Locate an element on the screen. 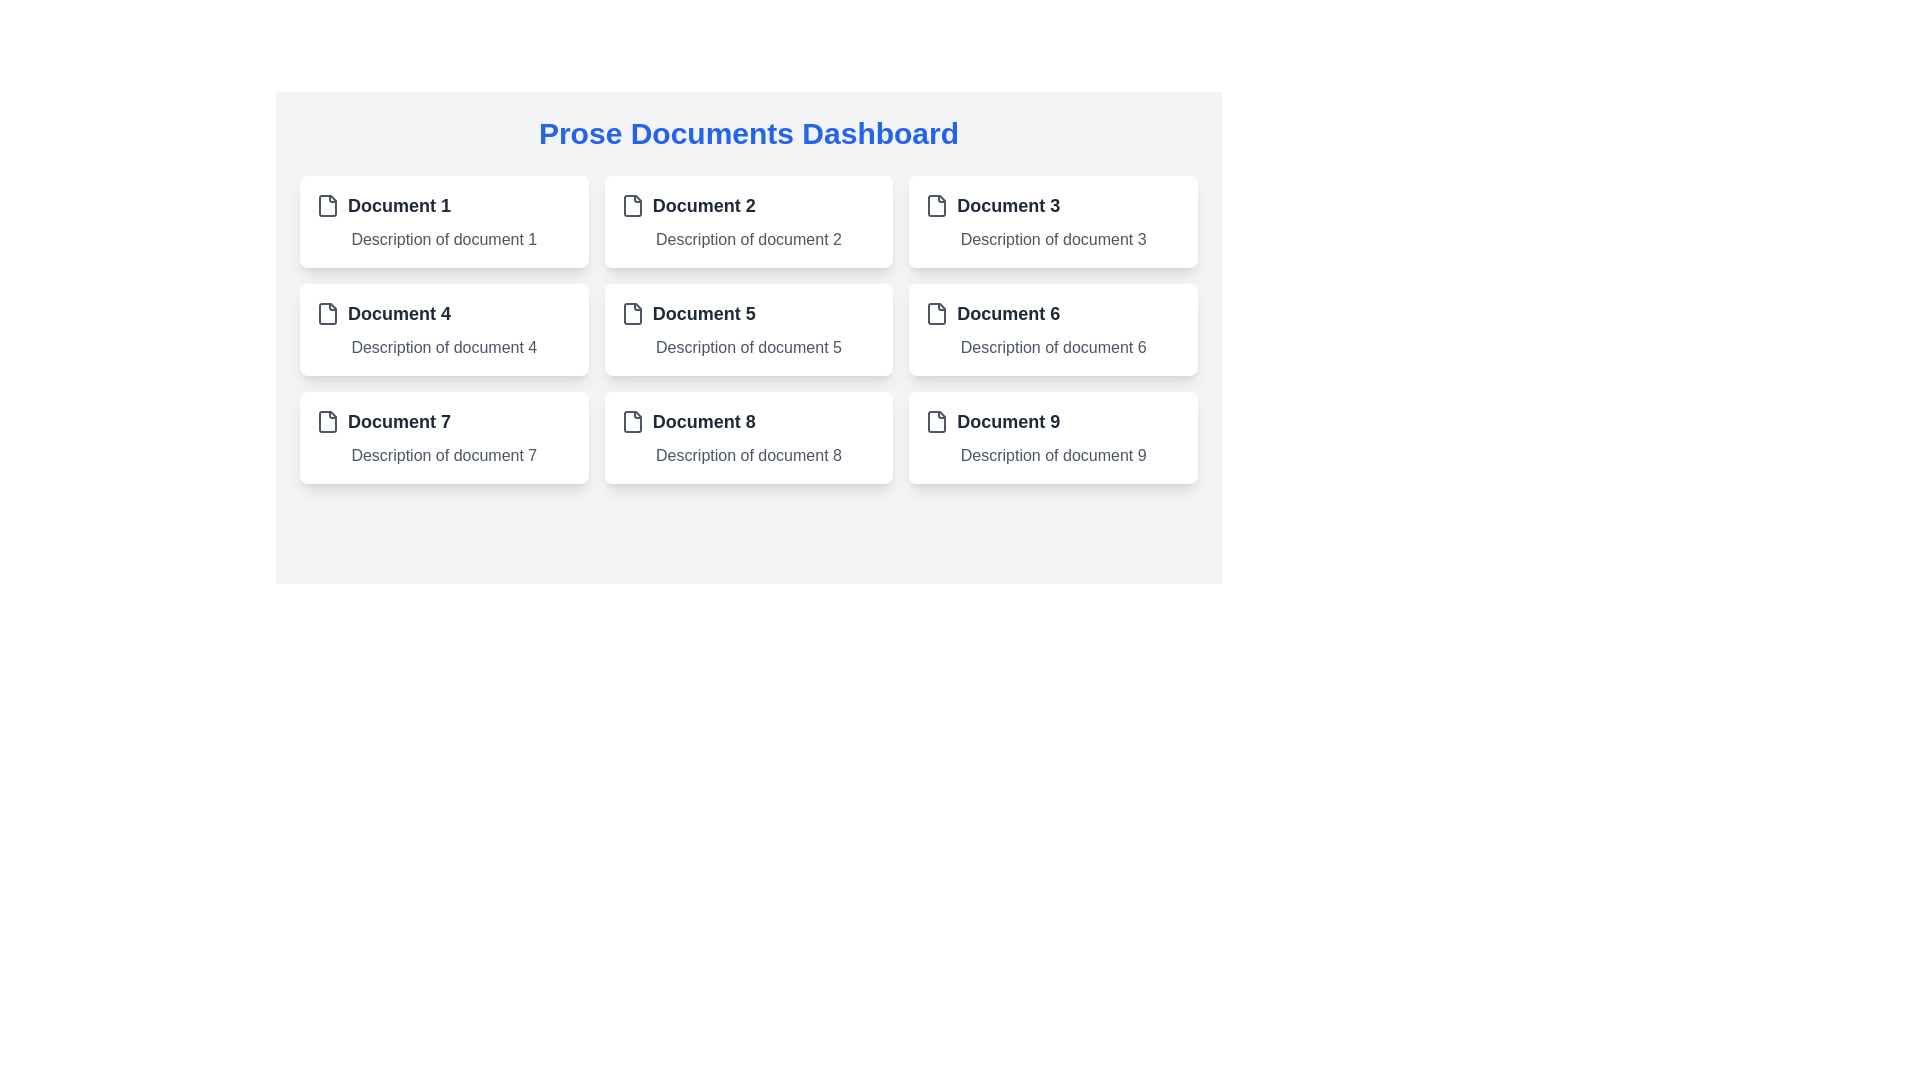 The height and width of the screenshot is (1080, 1920). information provided in the text label located at the bottom of the card labeled 'Document 6', in the second column and third row of the grid layout is located at coordinates (1052, 346).